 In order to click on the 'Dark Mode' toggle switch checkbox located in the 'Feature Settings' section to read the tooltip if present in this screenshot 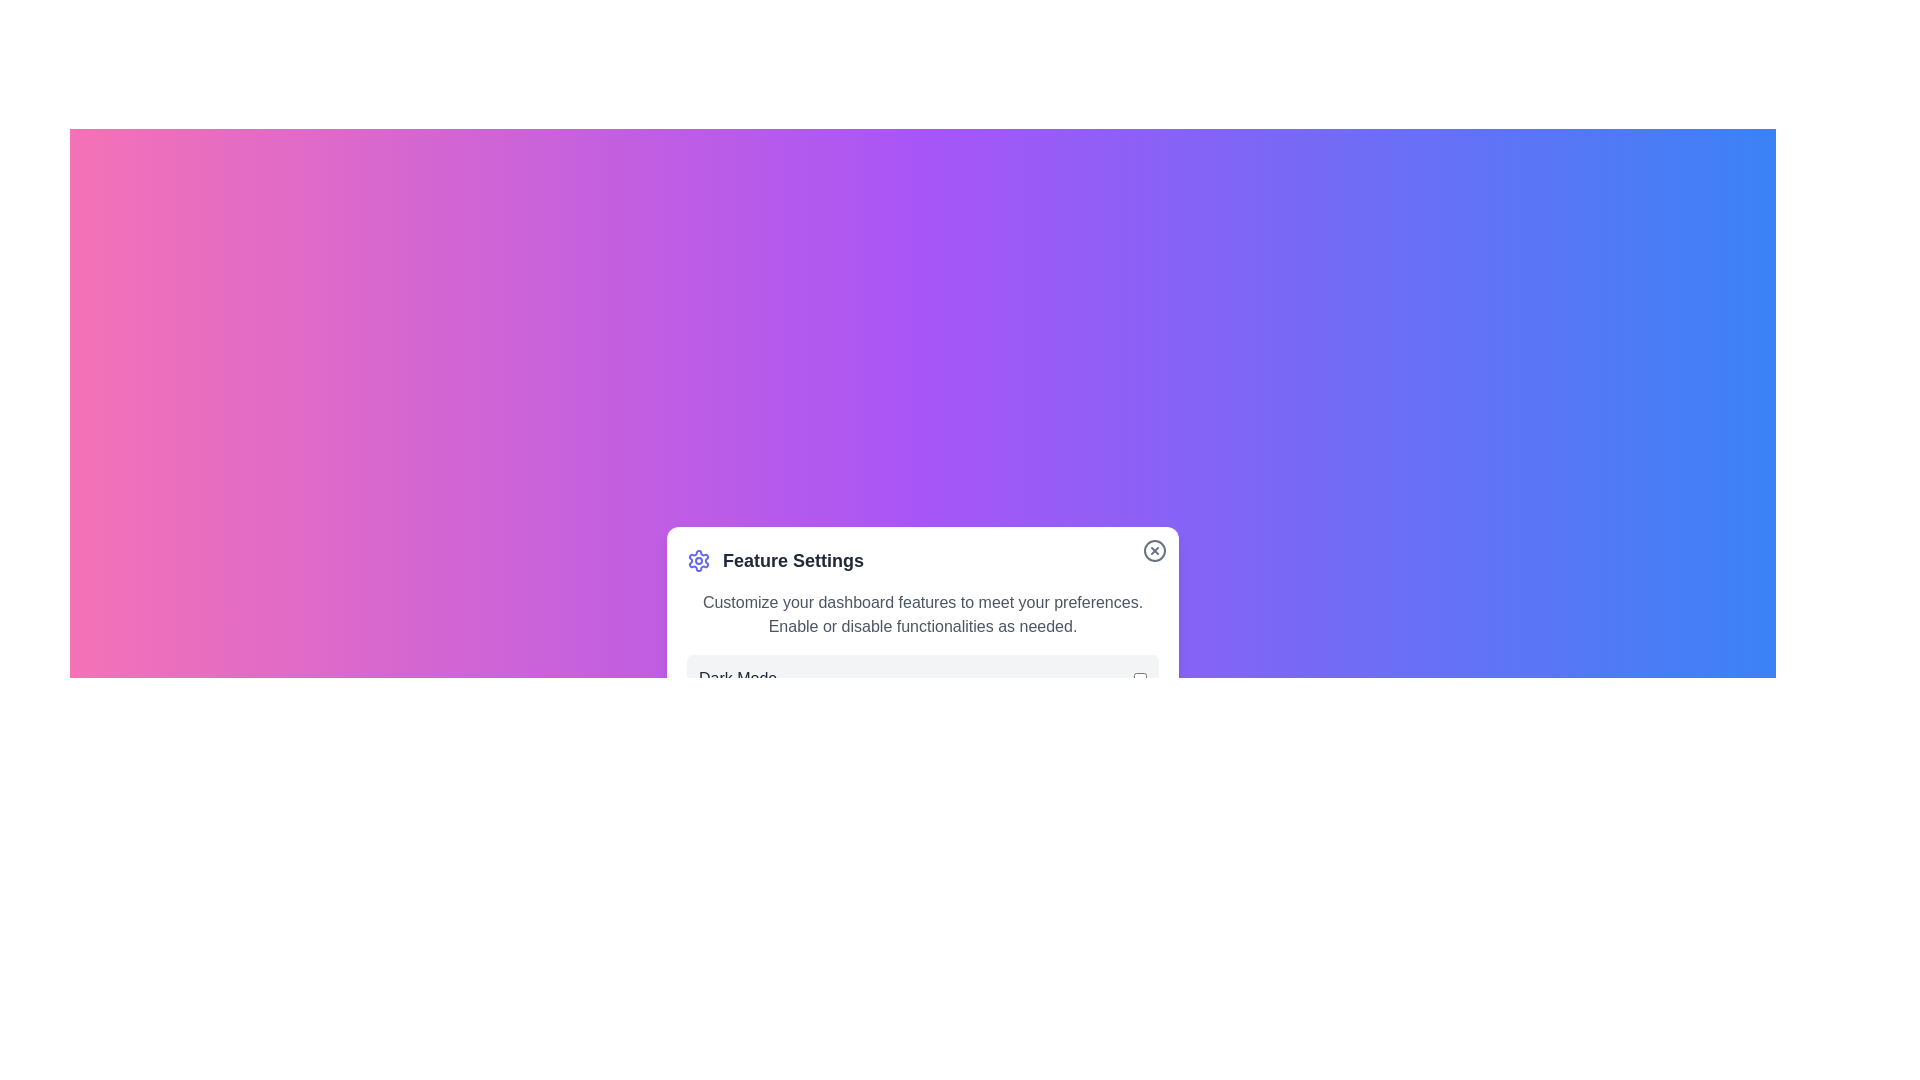, I will do `click(921, 677)`.